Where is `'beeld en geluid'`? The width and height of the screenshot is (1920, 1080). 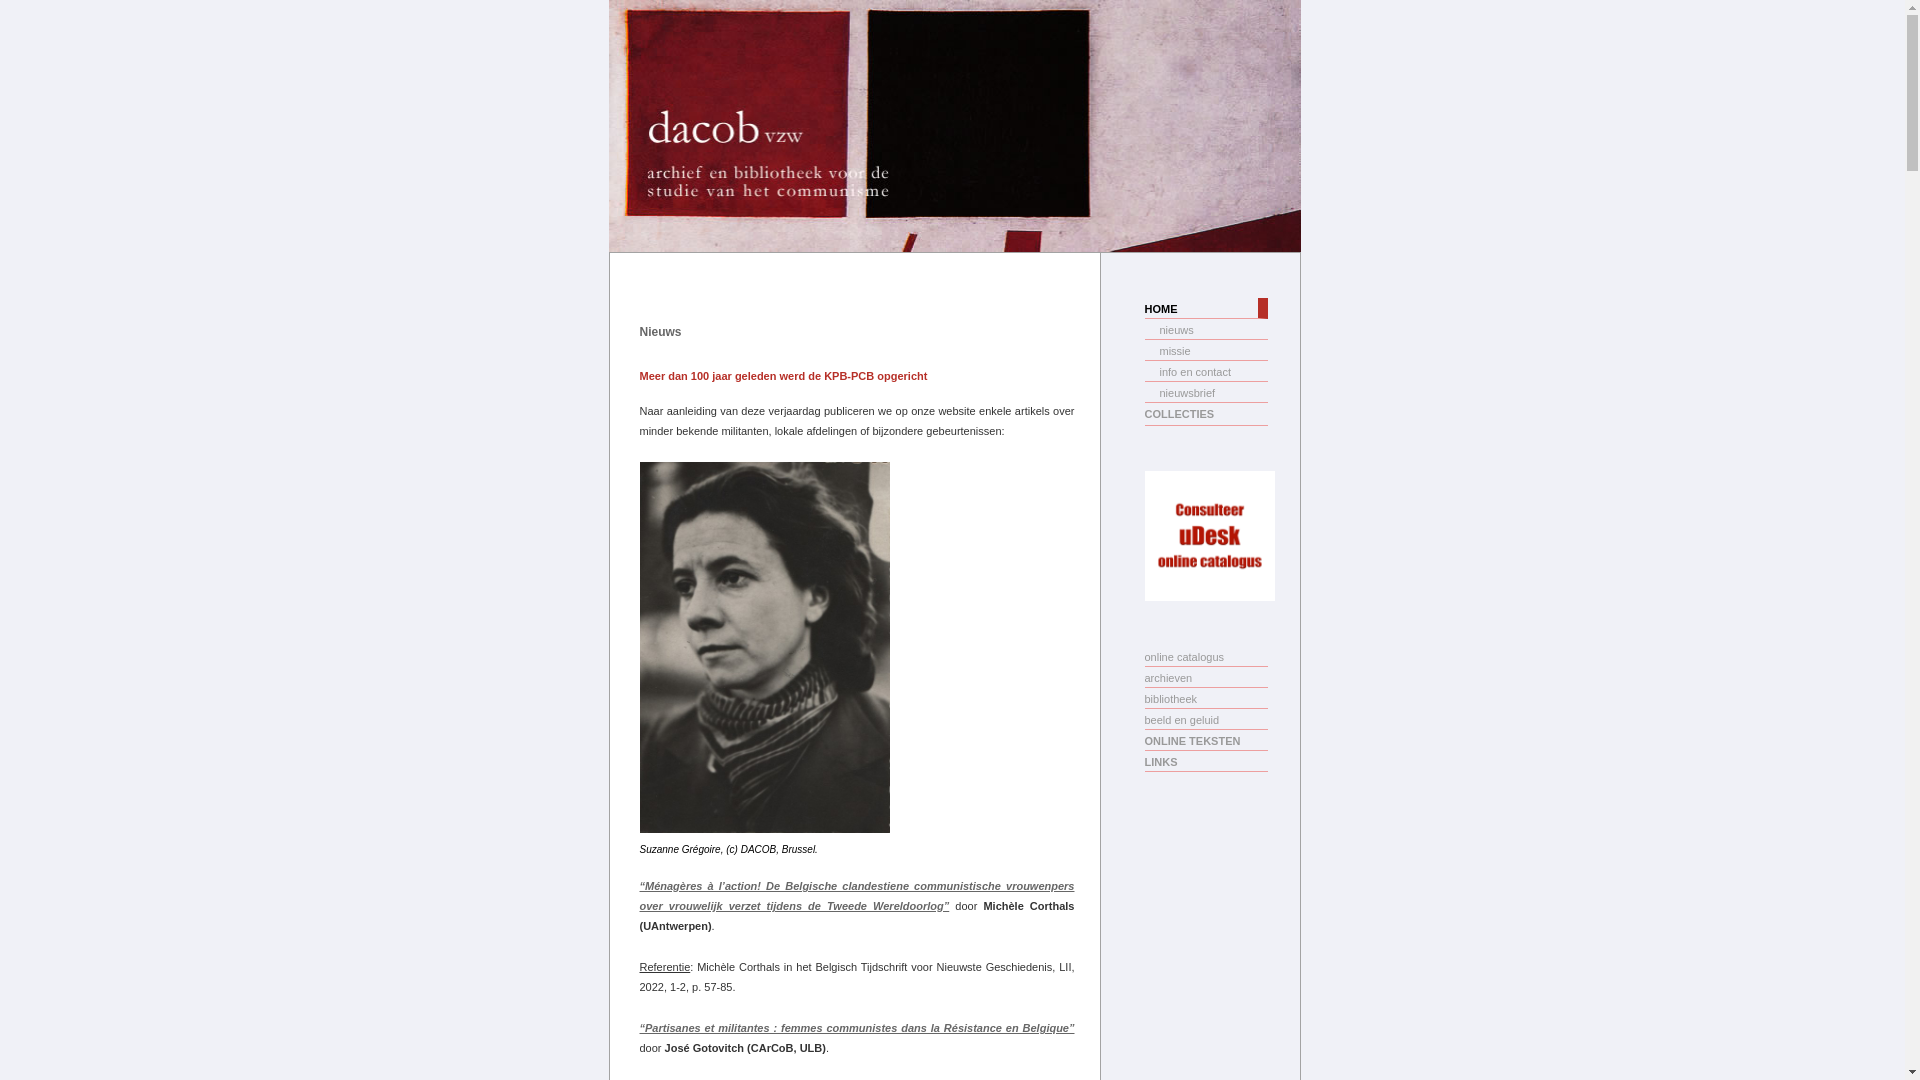 'beeld en geluid' is located at coordinates (1204, 718).